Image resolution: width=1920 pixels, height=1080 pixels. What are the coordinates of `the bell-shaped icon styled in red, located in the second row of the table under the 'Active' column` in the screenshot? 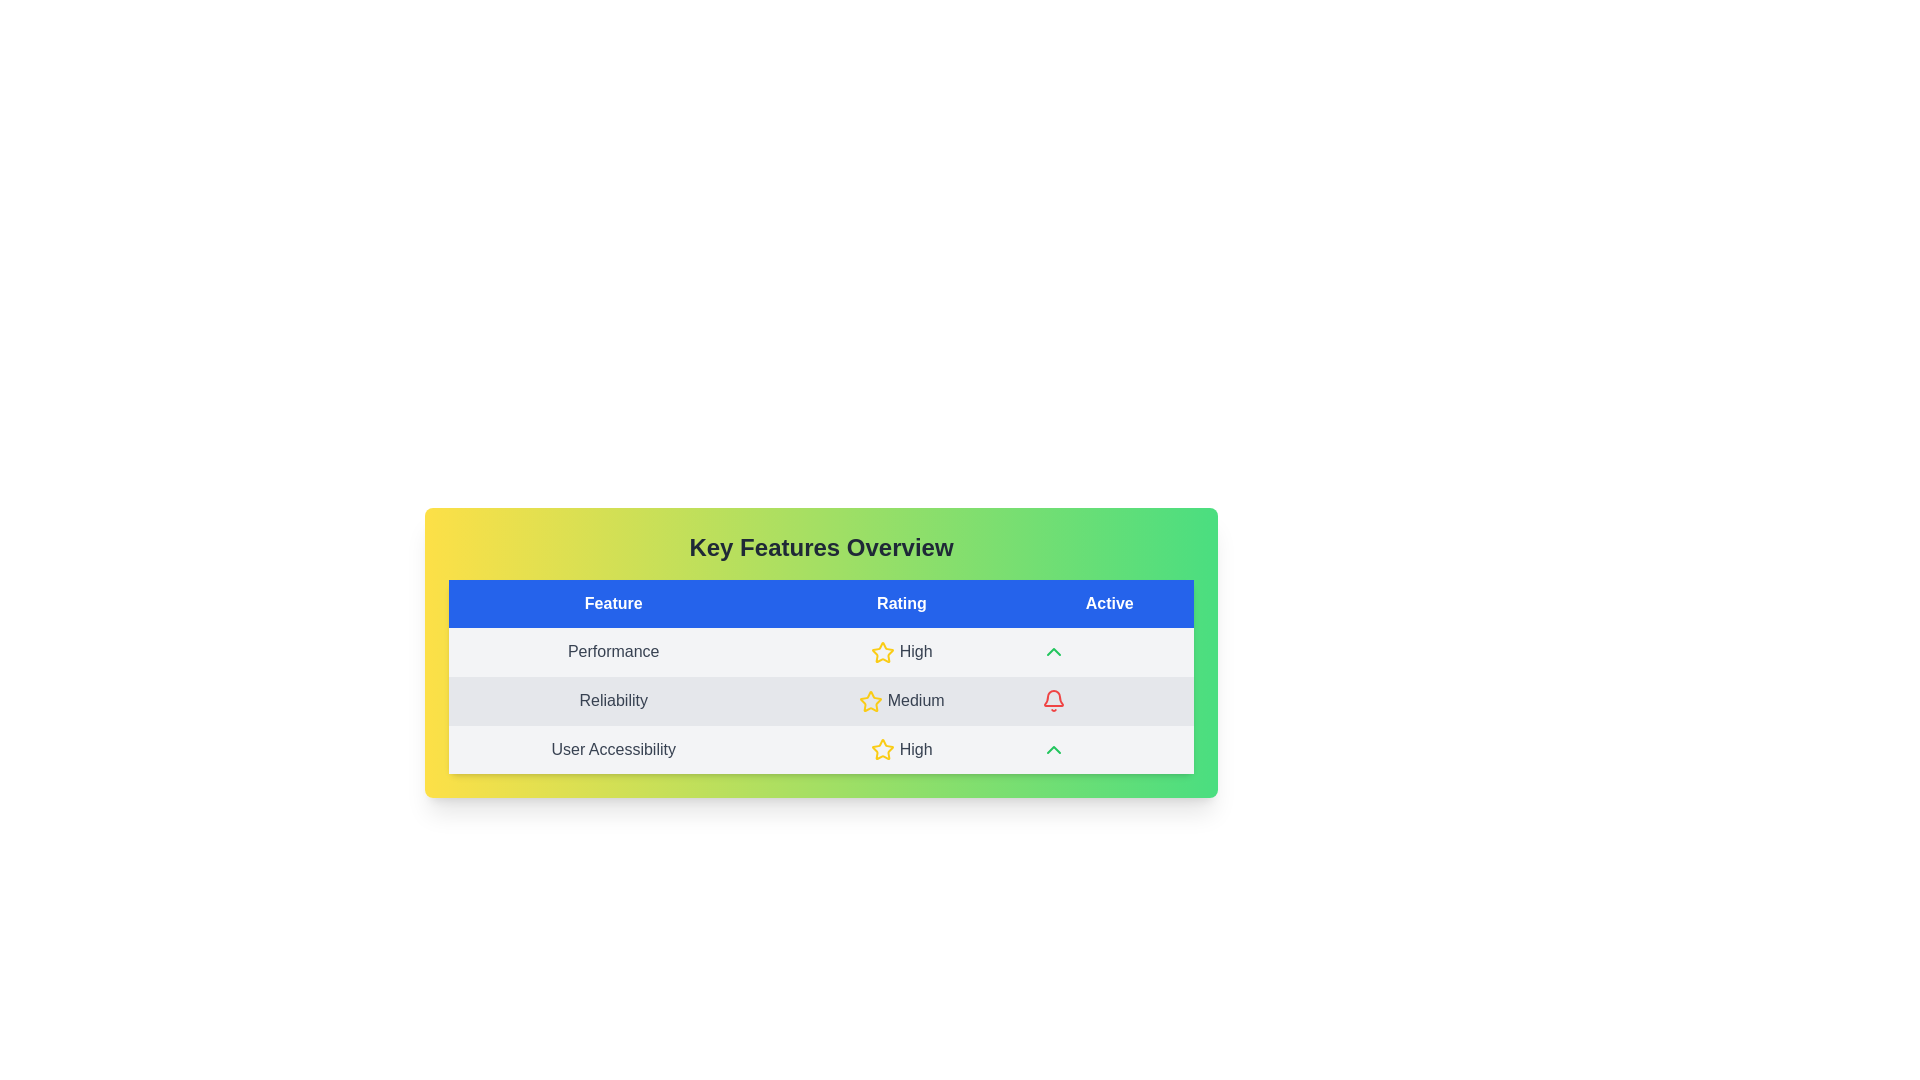 It's located at (1052, 697).